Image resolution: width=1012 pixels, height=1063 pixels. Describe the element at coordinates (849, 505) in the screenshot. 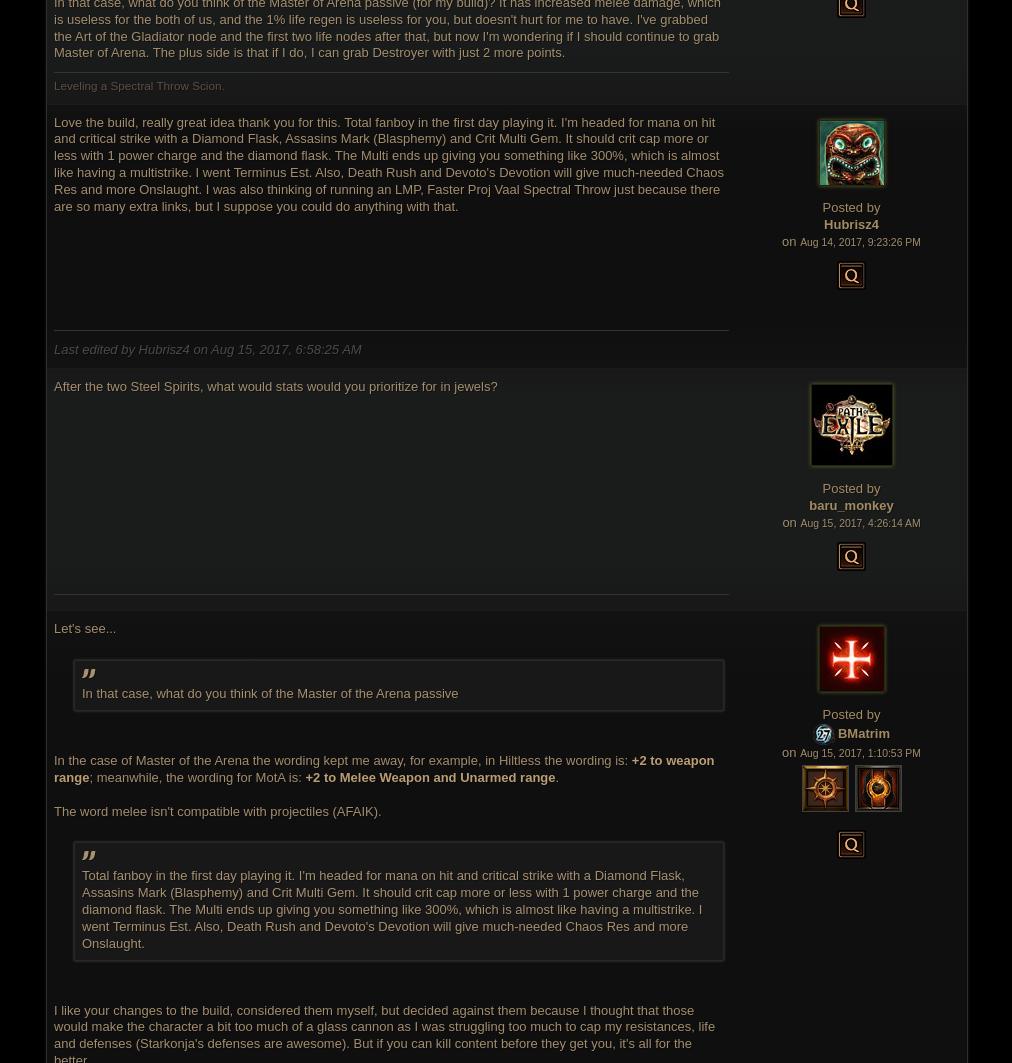

I see `'baru_monkey'` at that location.